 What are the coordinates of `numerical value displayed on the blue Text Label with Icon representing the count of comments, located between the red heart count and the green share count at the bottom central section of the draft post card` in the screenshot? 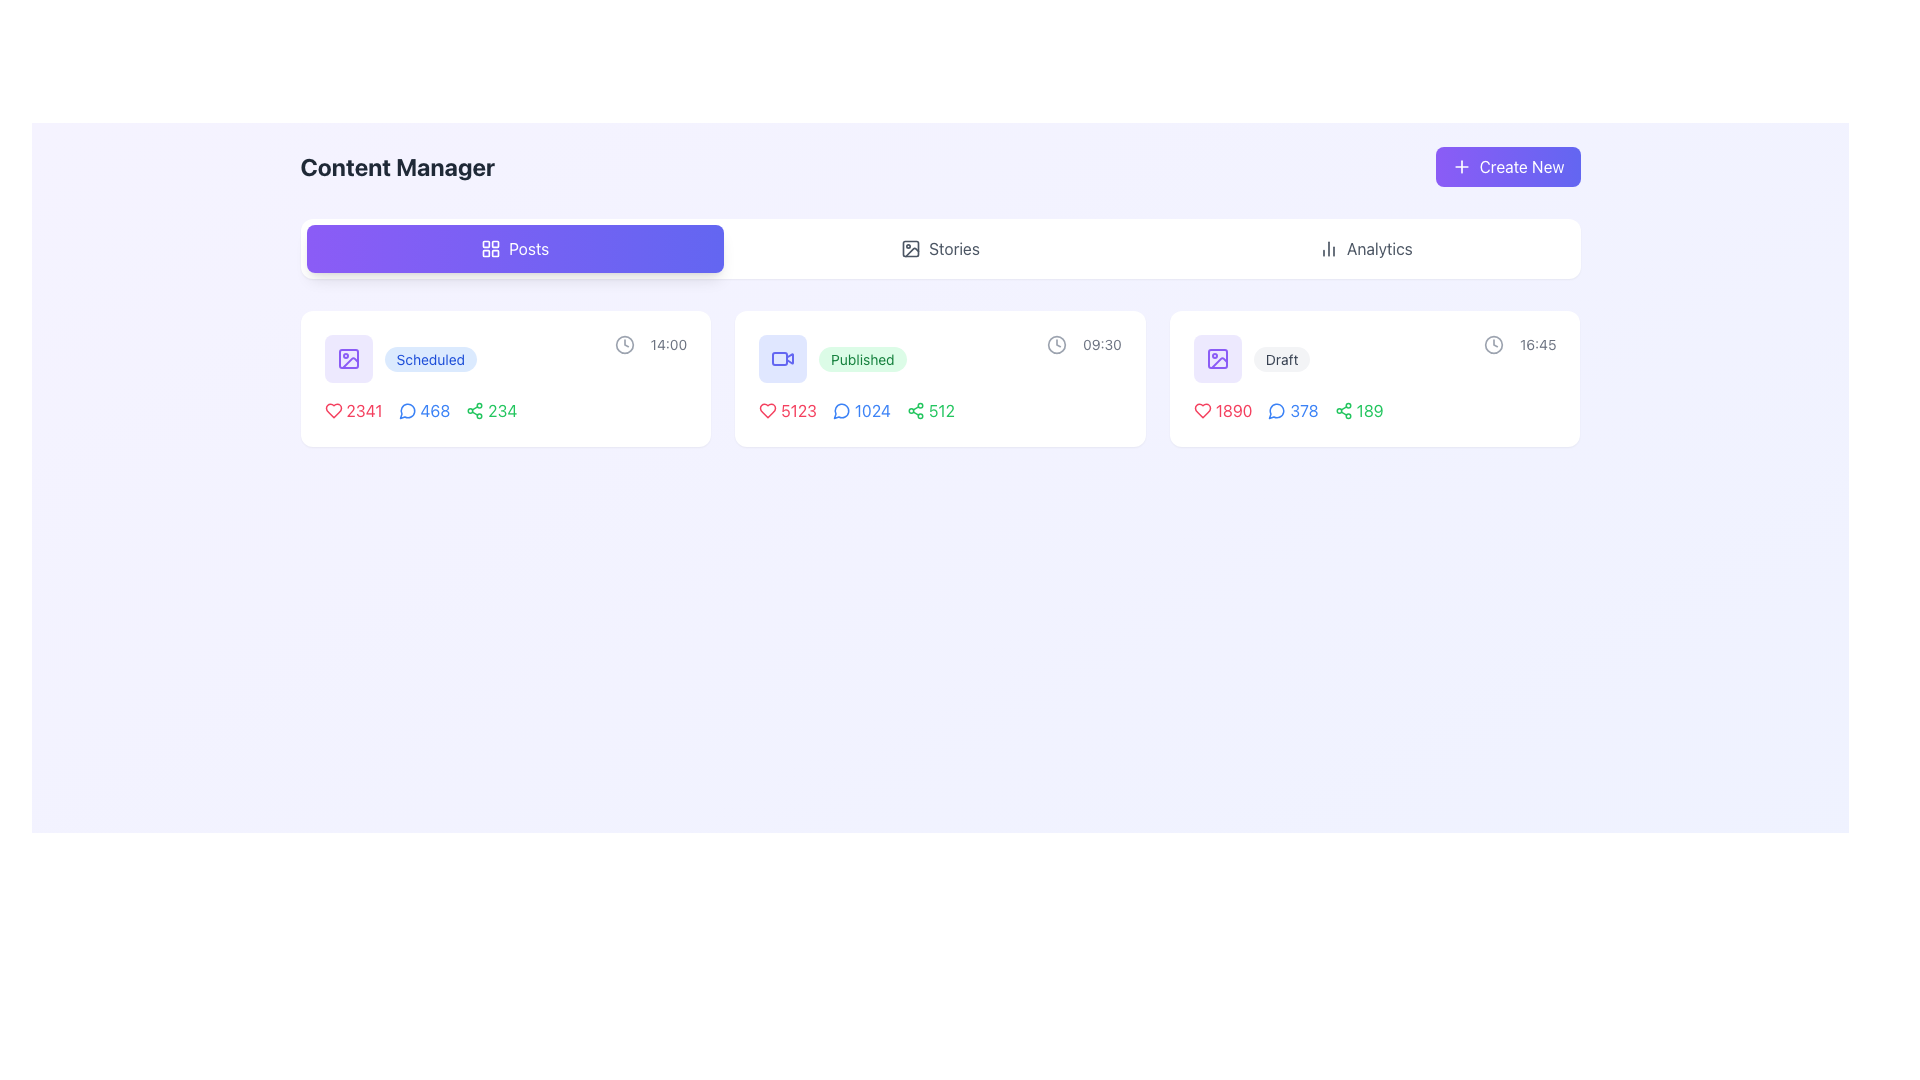 It's located at (1288, 410).